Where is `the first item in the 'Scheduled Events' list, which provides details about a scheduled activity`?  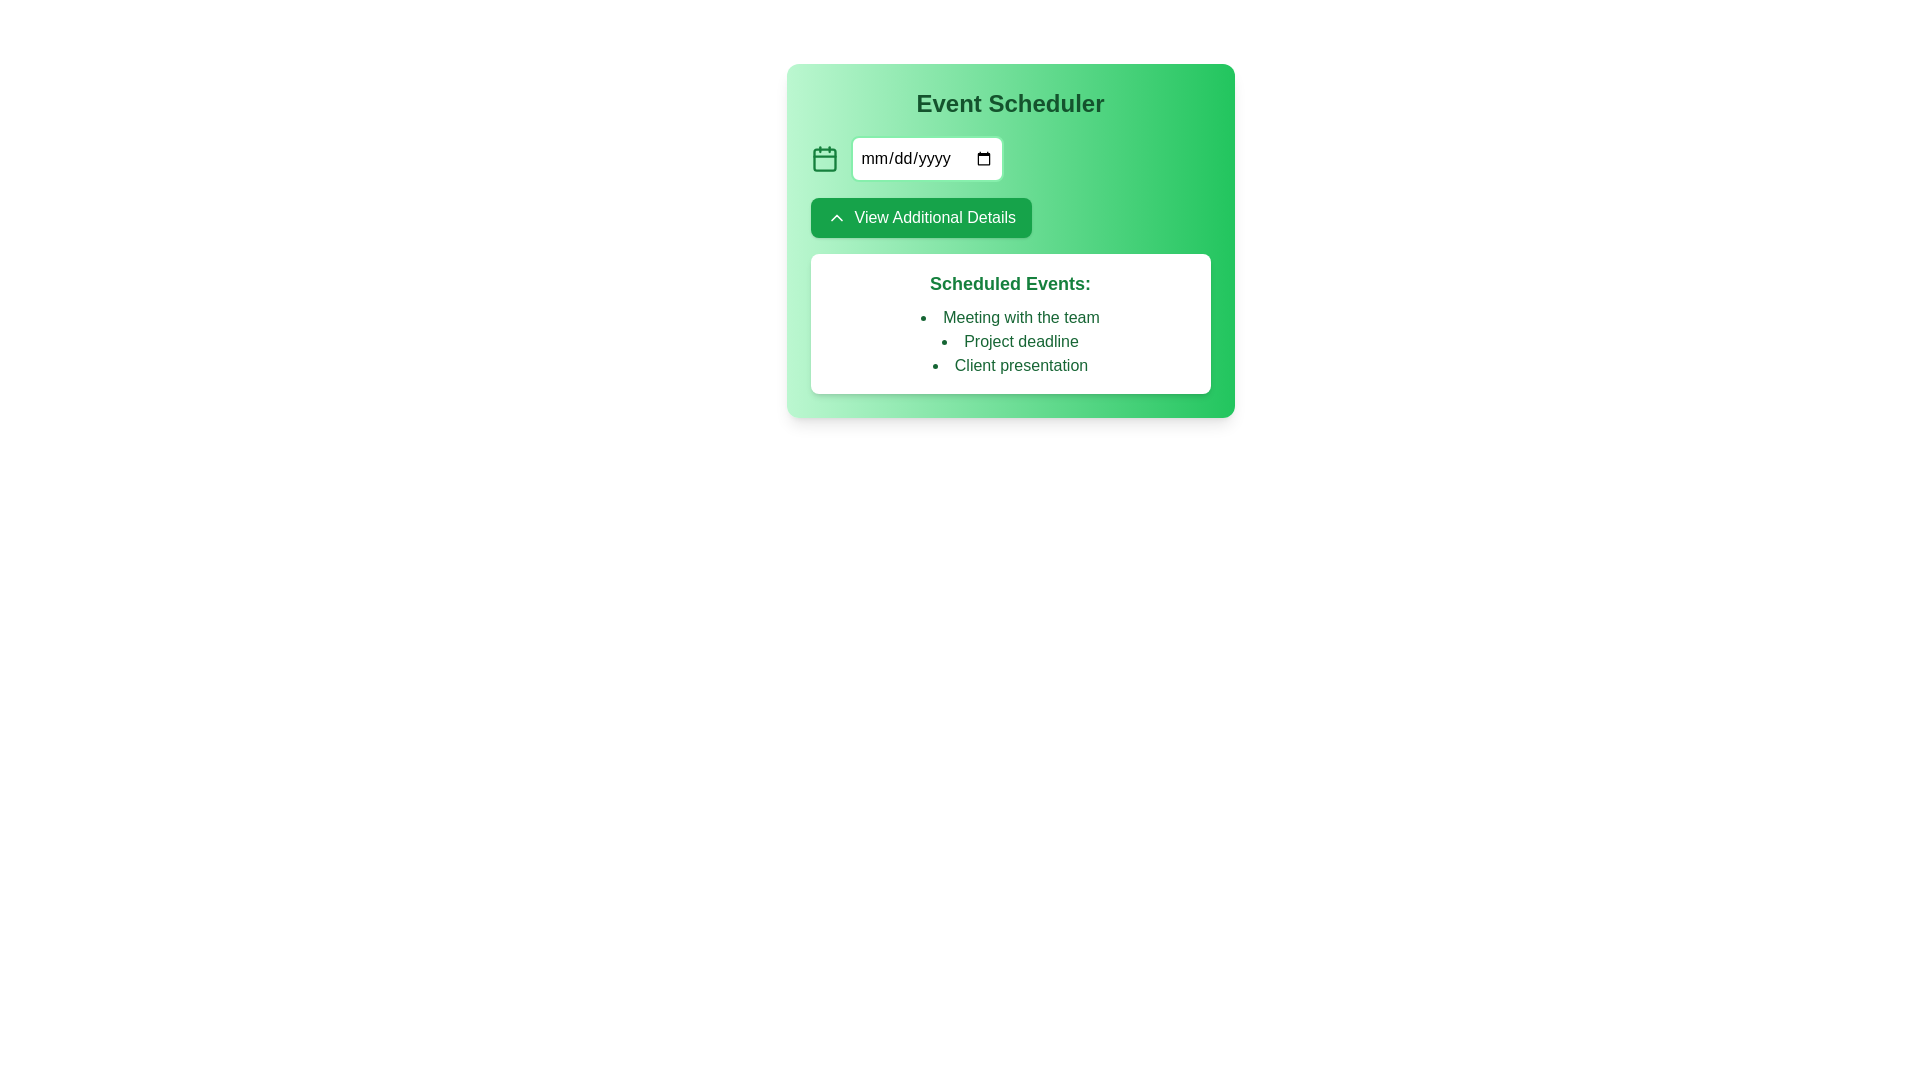 the first item in the 'Scheduled Events' list, which provides details about a scheduled activity is located at coordinates (1010, 316).